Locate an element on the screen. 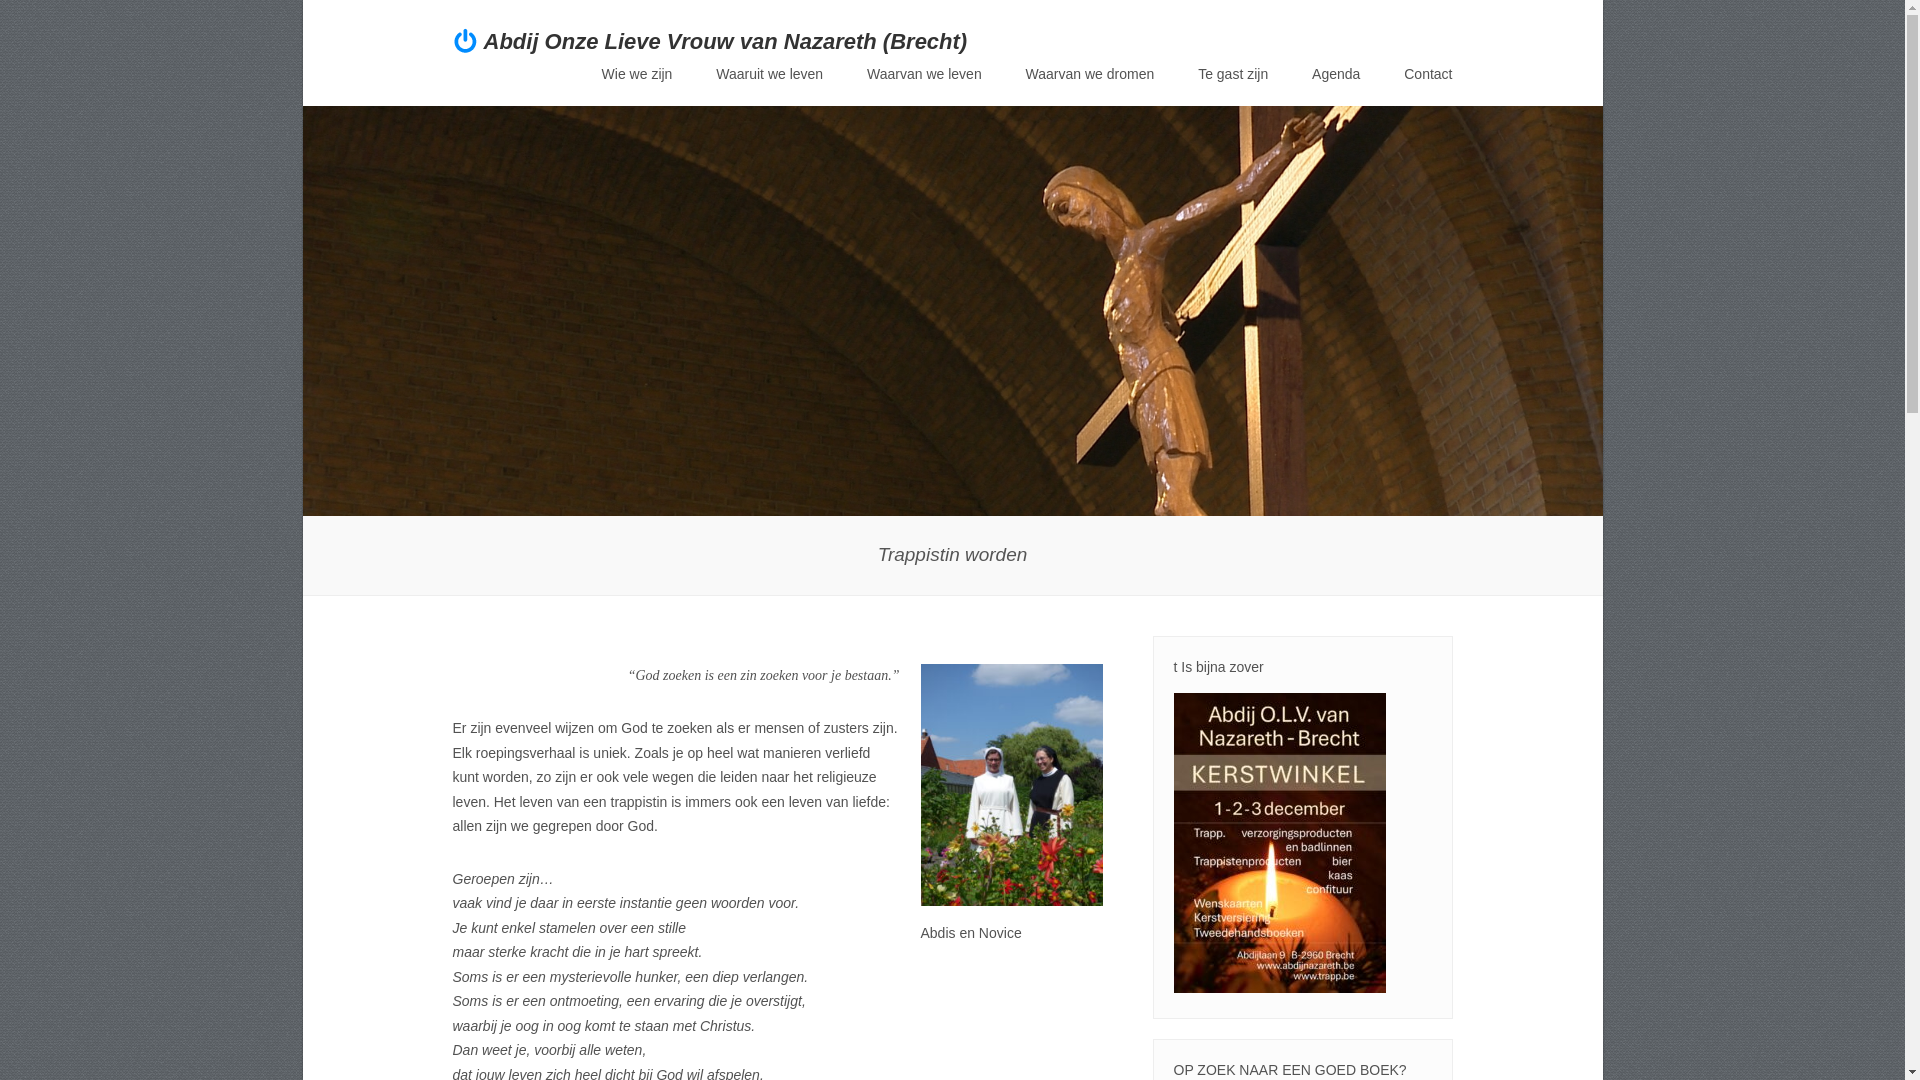 This screenshot has height=1080, width=1920. 'Te gast zijn' is located at coordinates (1232, 72).